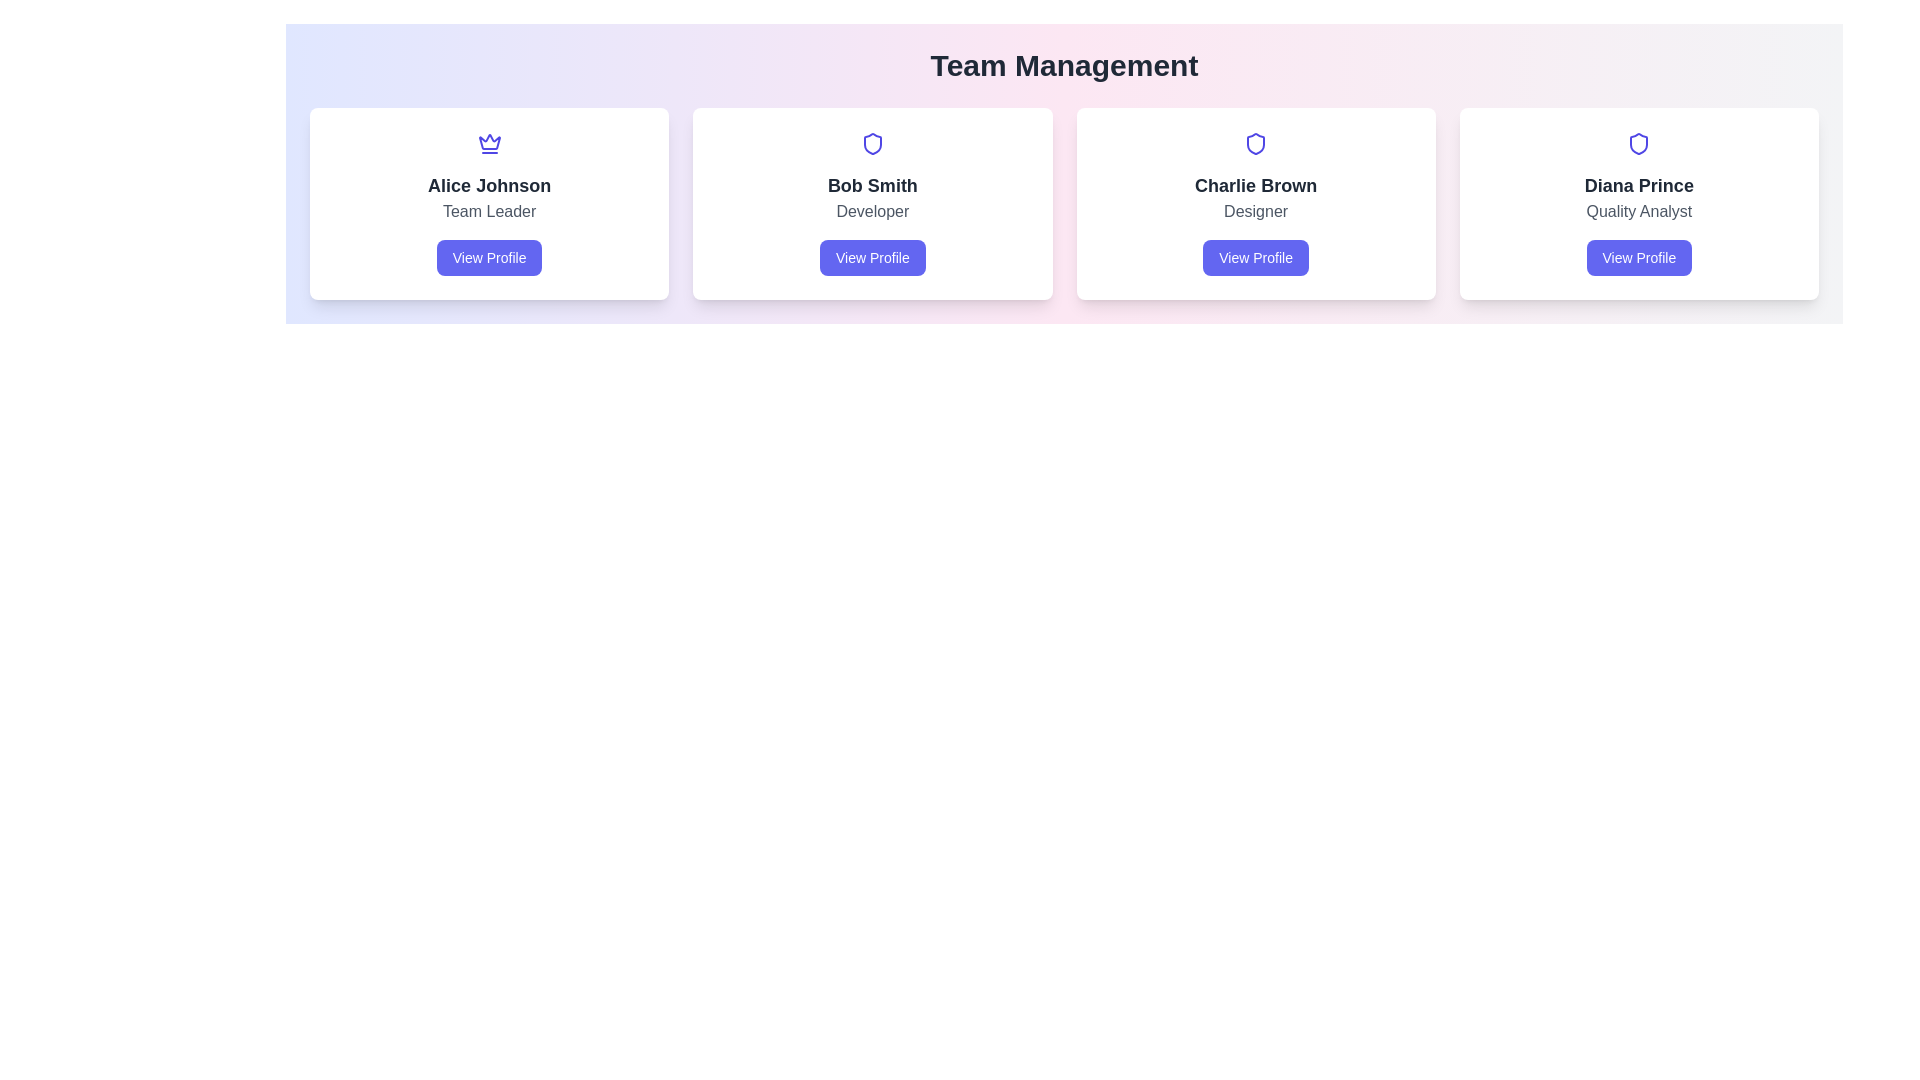 The image size is (1920, 1080). What do you see at coordinates (489, 257) in the screenshot?
I see `the 'View Profile' button located in the lower section of the 'Team Leader' card` at bounding box center [489, 257].